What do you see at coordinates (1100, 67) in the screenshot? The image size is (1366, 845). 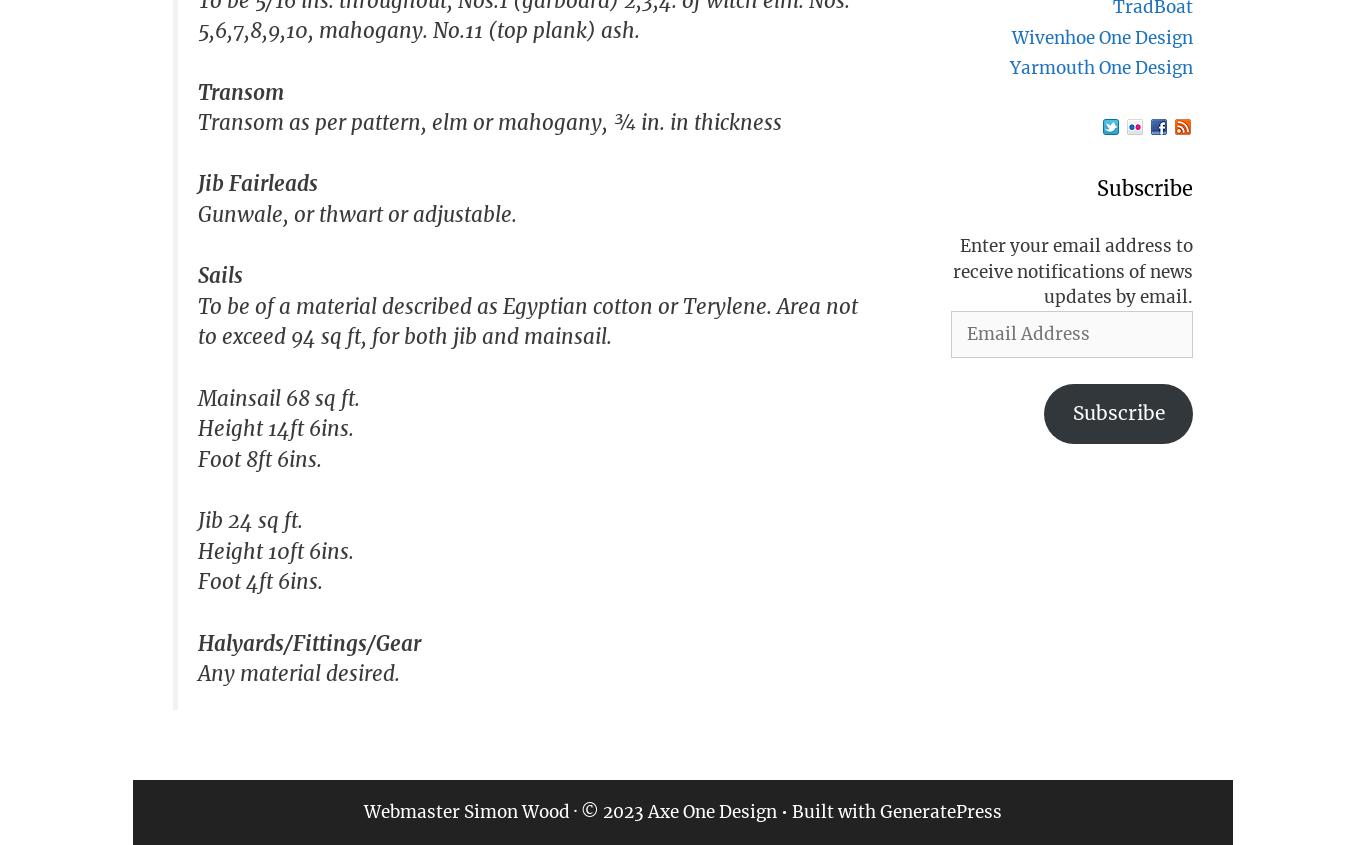 I see `'Yarmouth One Design'` at bounding box center [1100, 67].